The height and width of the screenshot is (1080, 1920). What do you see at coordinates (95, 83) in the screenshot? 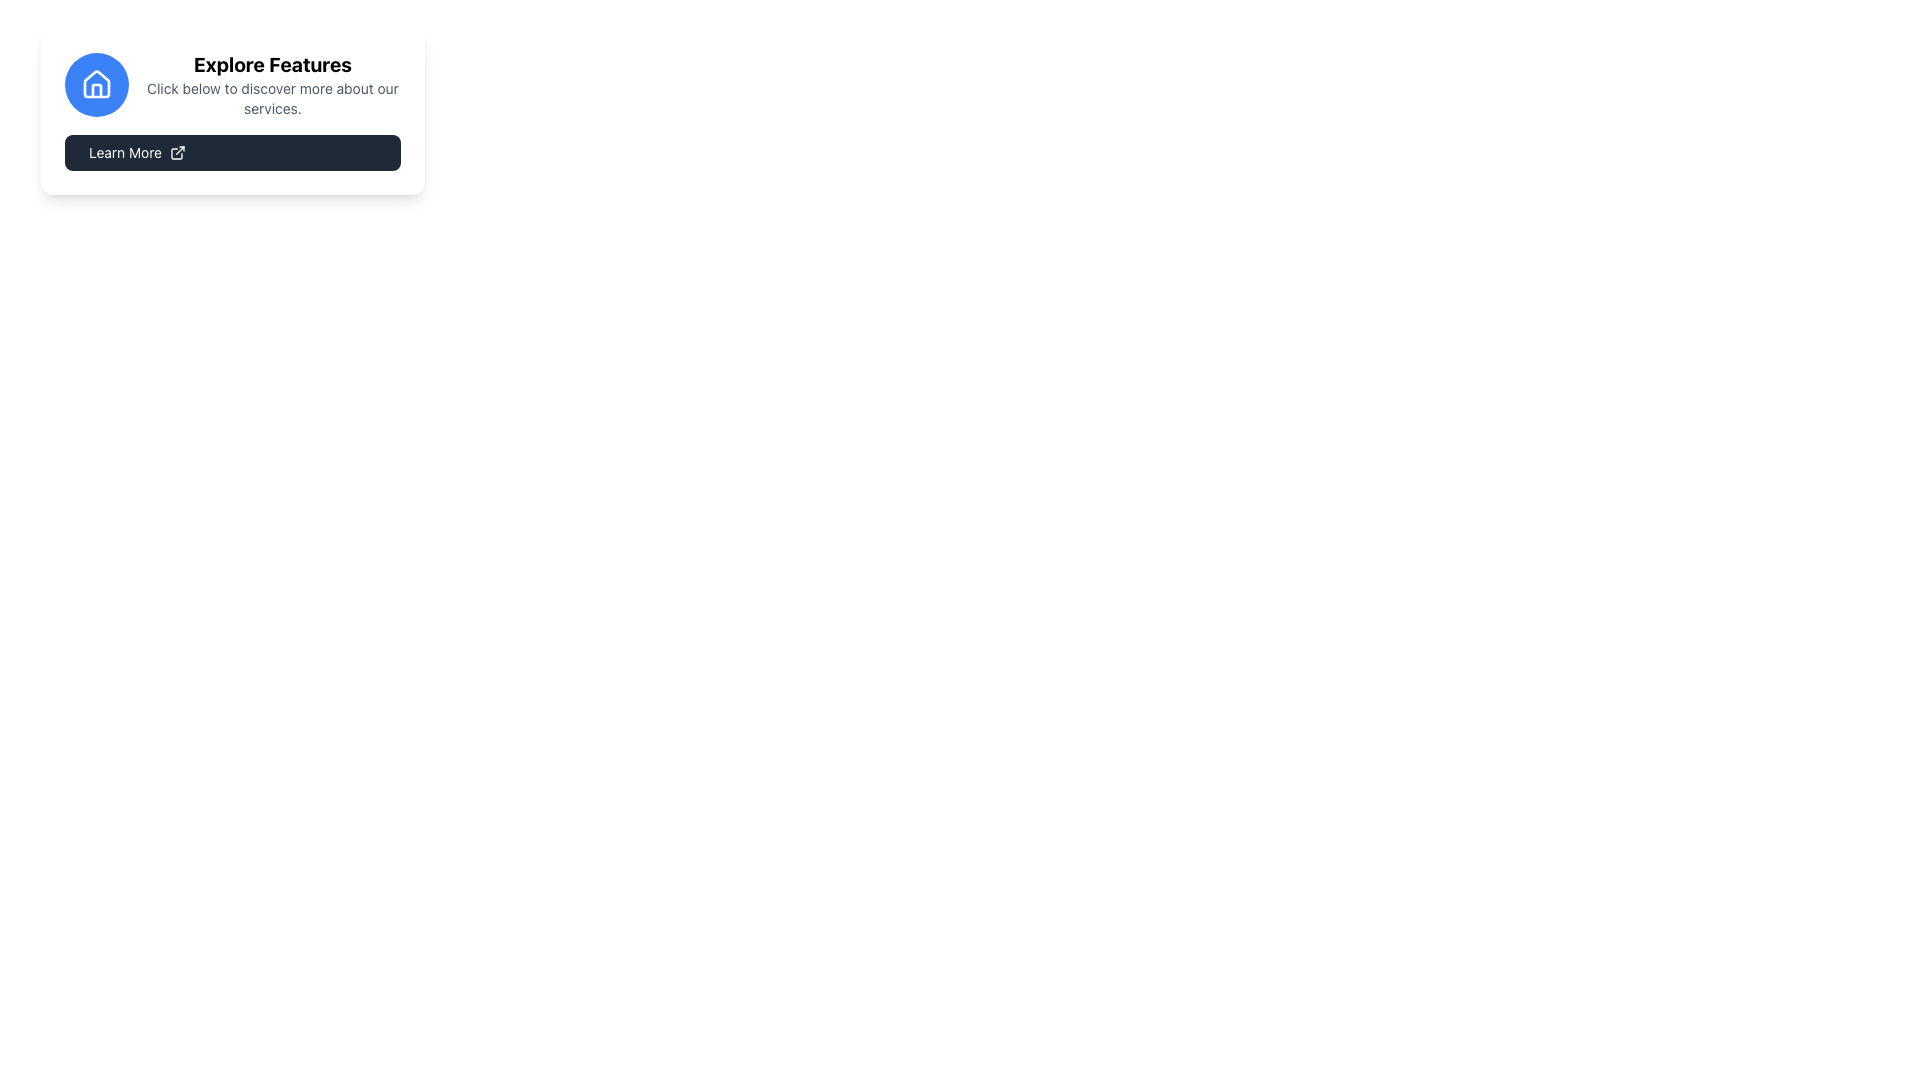
I see `the house icon within the blue circular area located in the top left corner of the card component` at bounding box center [95, 83].